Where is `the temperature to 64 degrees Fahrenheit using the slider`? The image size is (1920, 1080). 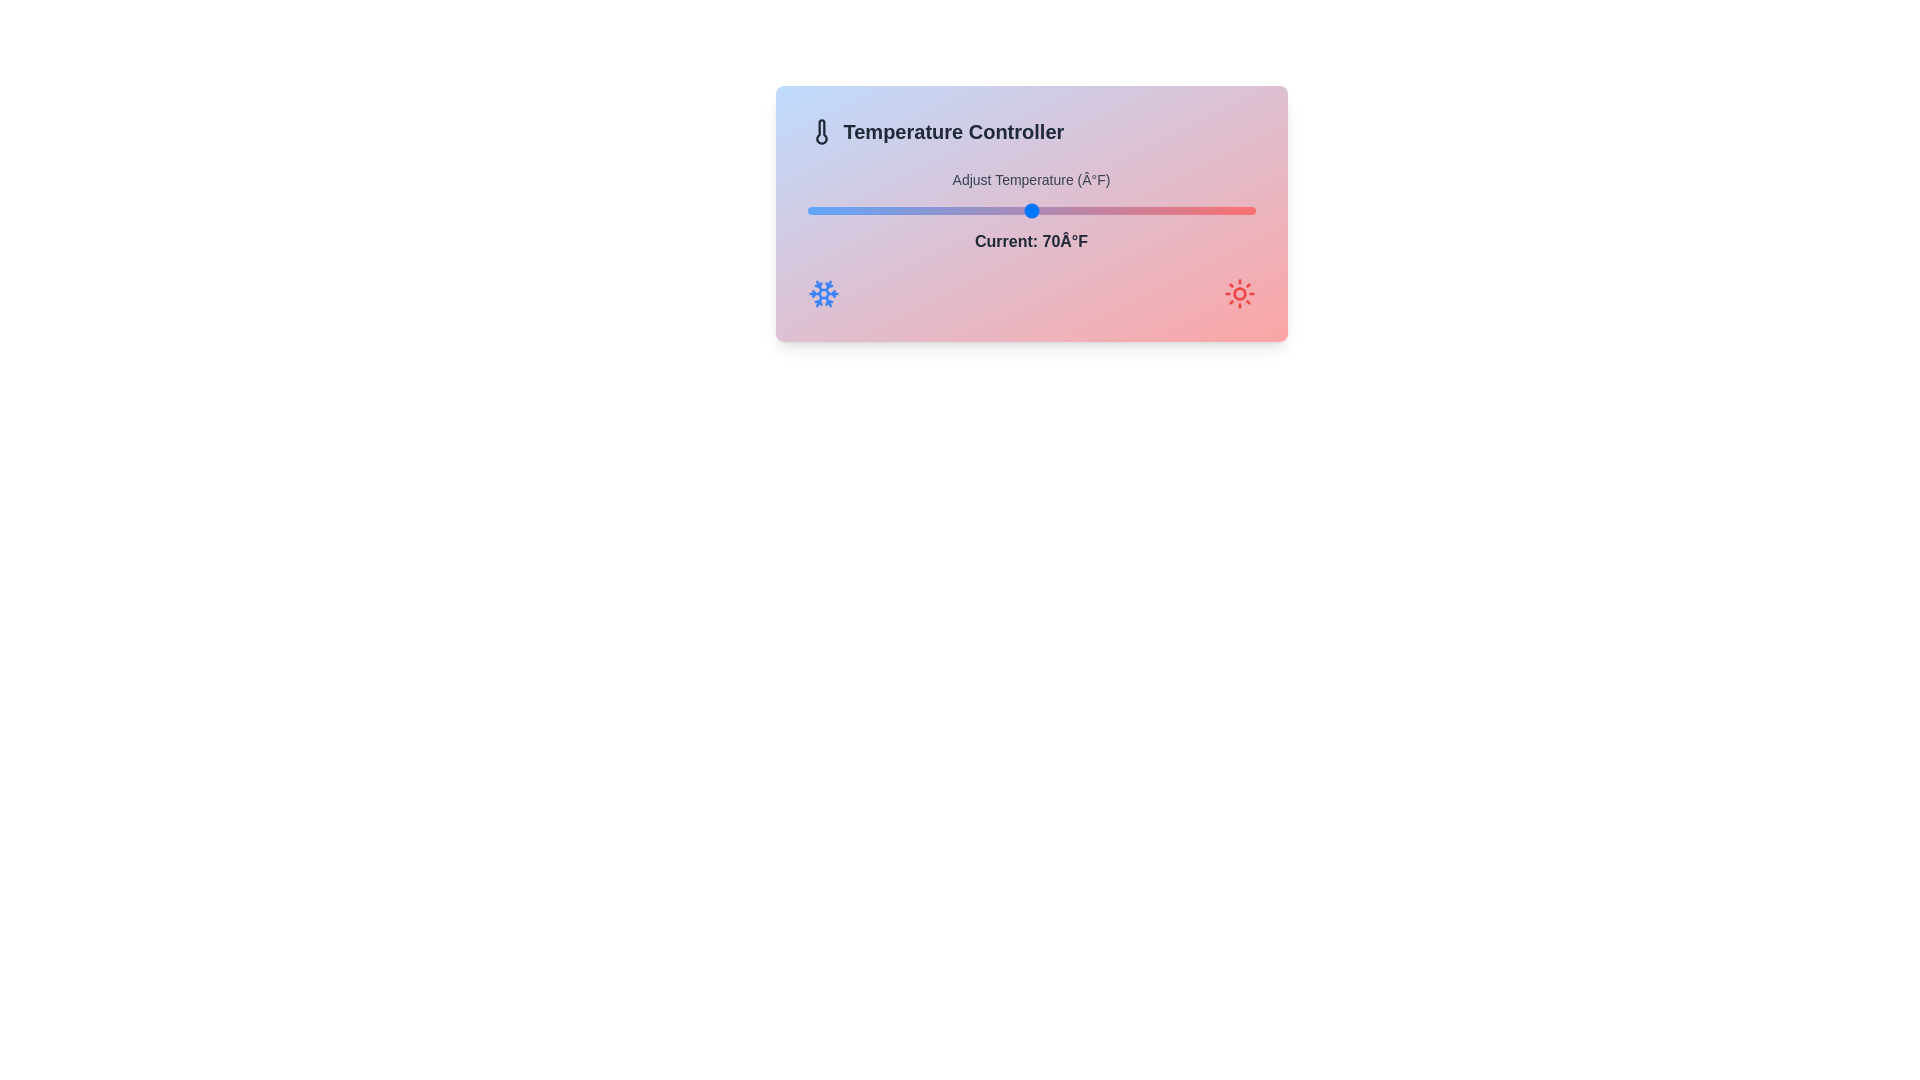 the temperature to 64 degrees Fahrenheit using the slider is located at coordinates (964, 211).